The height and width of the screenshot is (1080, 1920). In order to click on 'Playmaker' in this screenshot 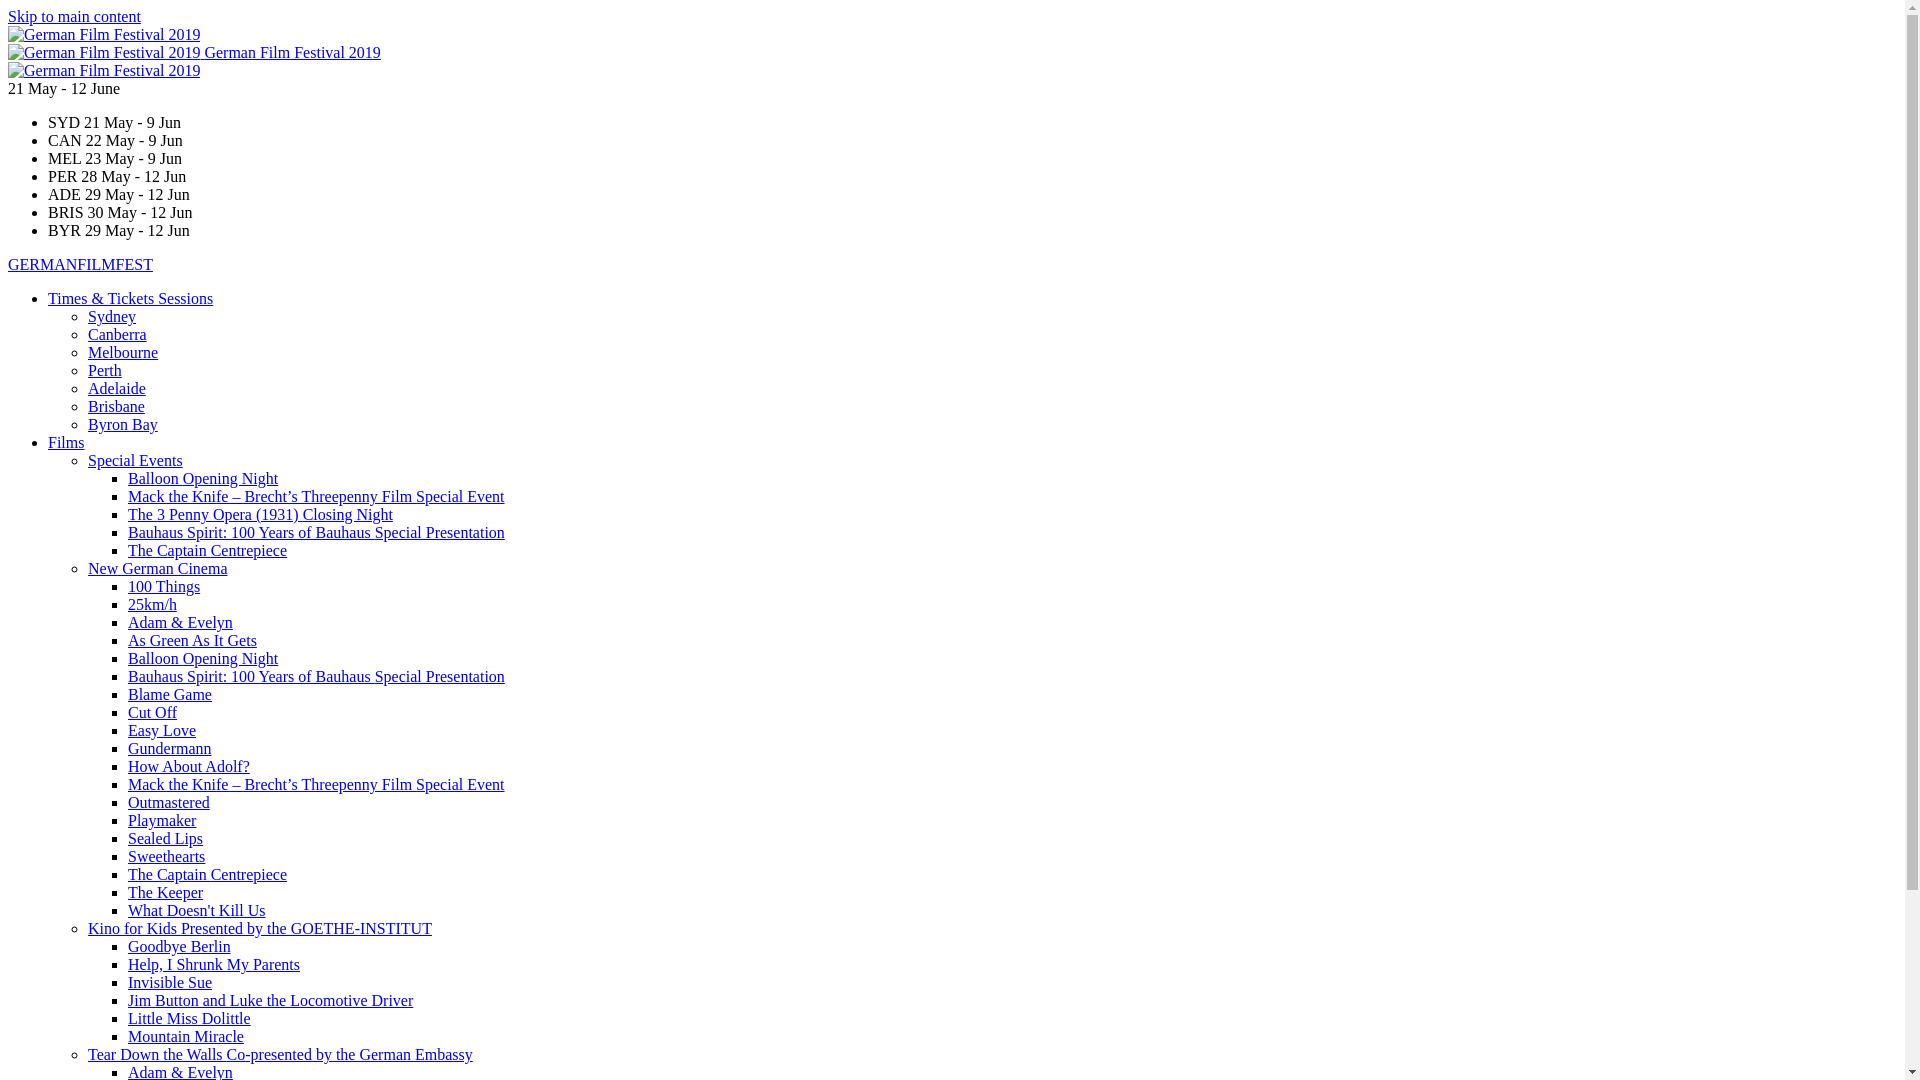, I will do `click(162, 820)`.